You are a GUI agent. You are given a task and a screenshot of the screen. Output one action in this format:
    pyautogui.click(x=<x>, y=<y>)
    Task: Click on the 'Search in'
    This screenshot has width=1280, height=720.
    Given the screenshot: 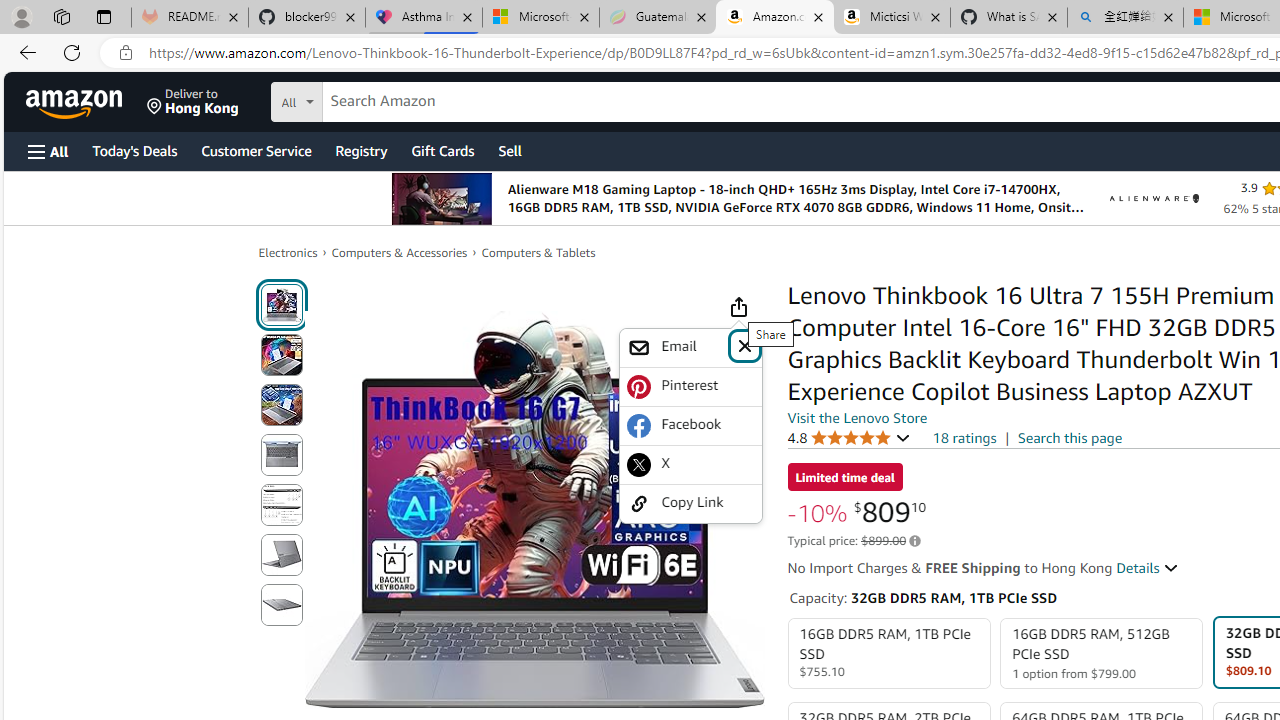 What is the action you would take?
    pyautogui.click(x=371, y=99)
    